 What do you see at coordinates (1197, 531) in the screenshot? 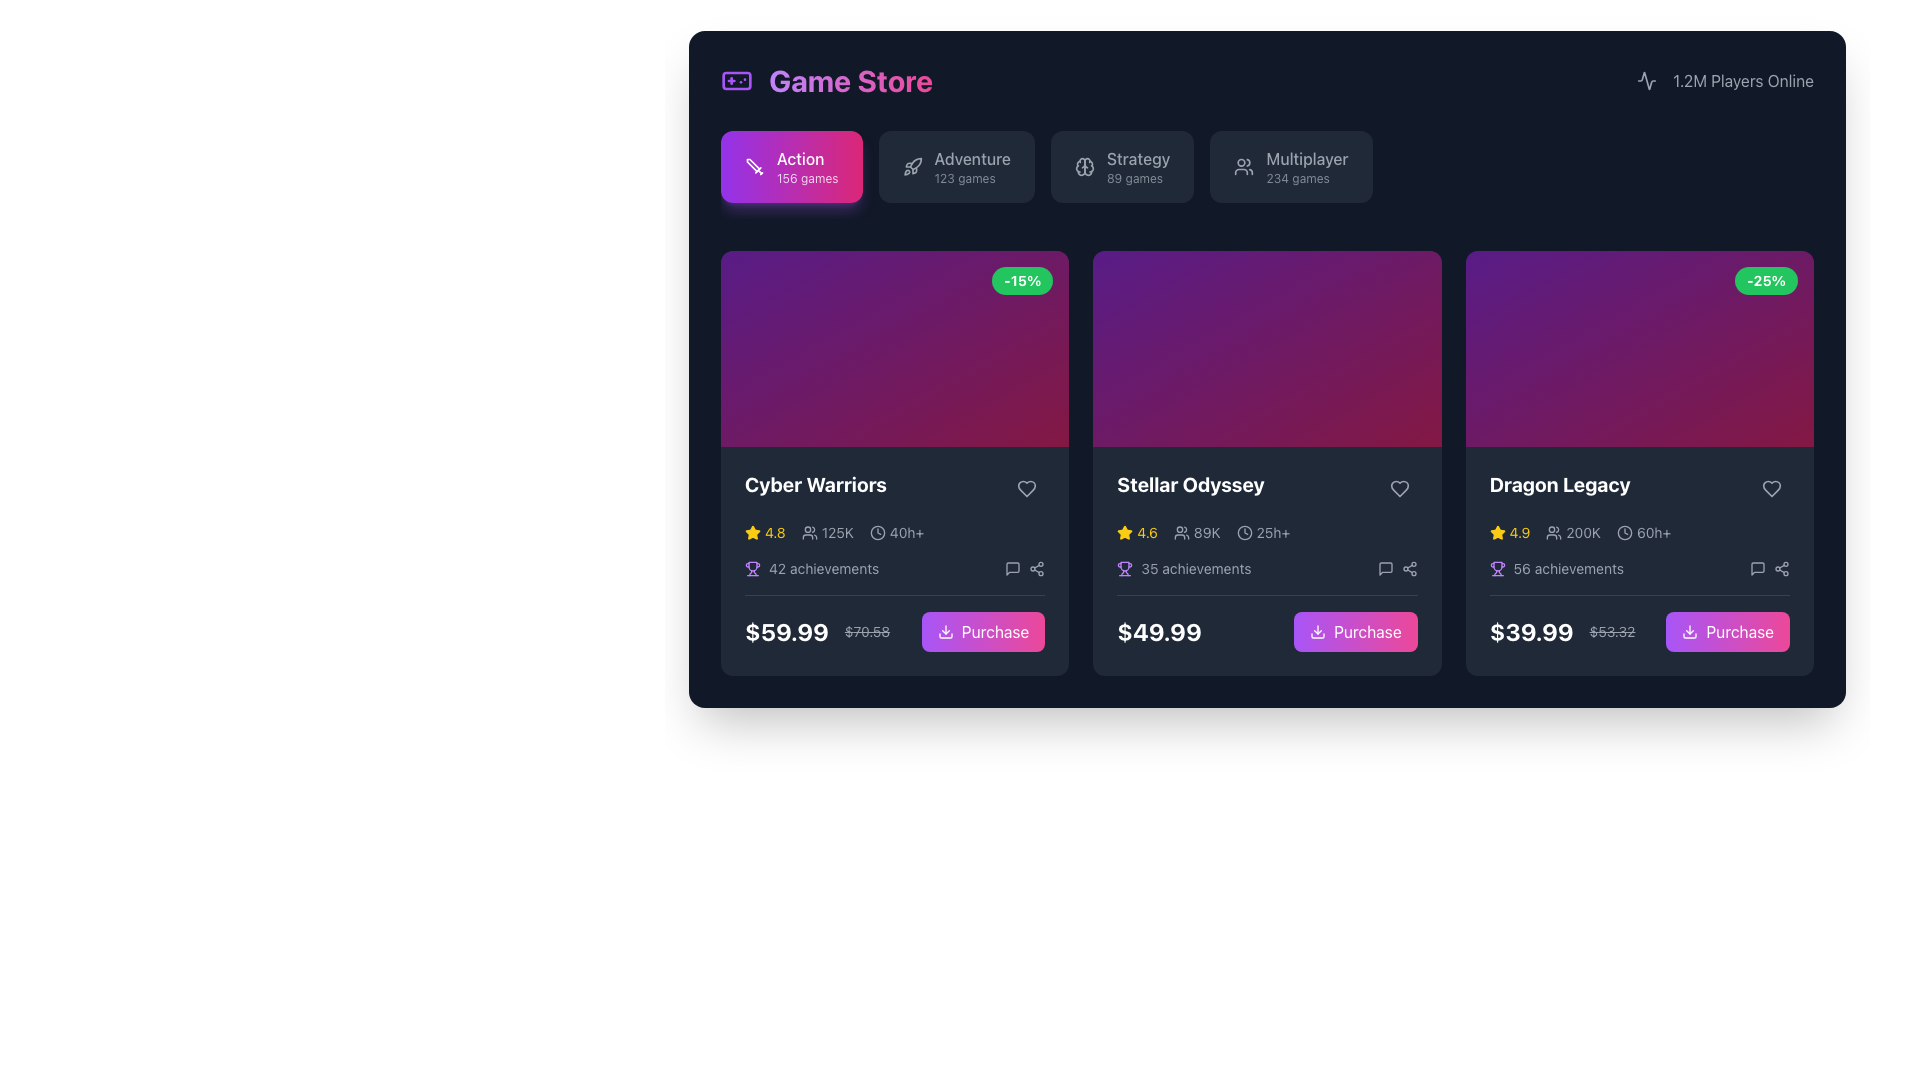
I see `the player count indicator for the game 'Stellar Odyssey' located in the second row of the interface` at bounding box center [1197, 531].